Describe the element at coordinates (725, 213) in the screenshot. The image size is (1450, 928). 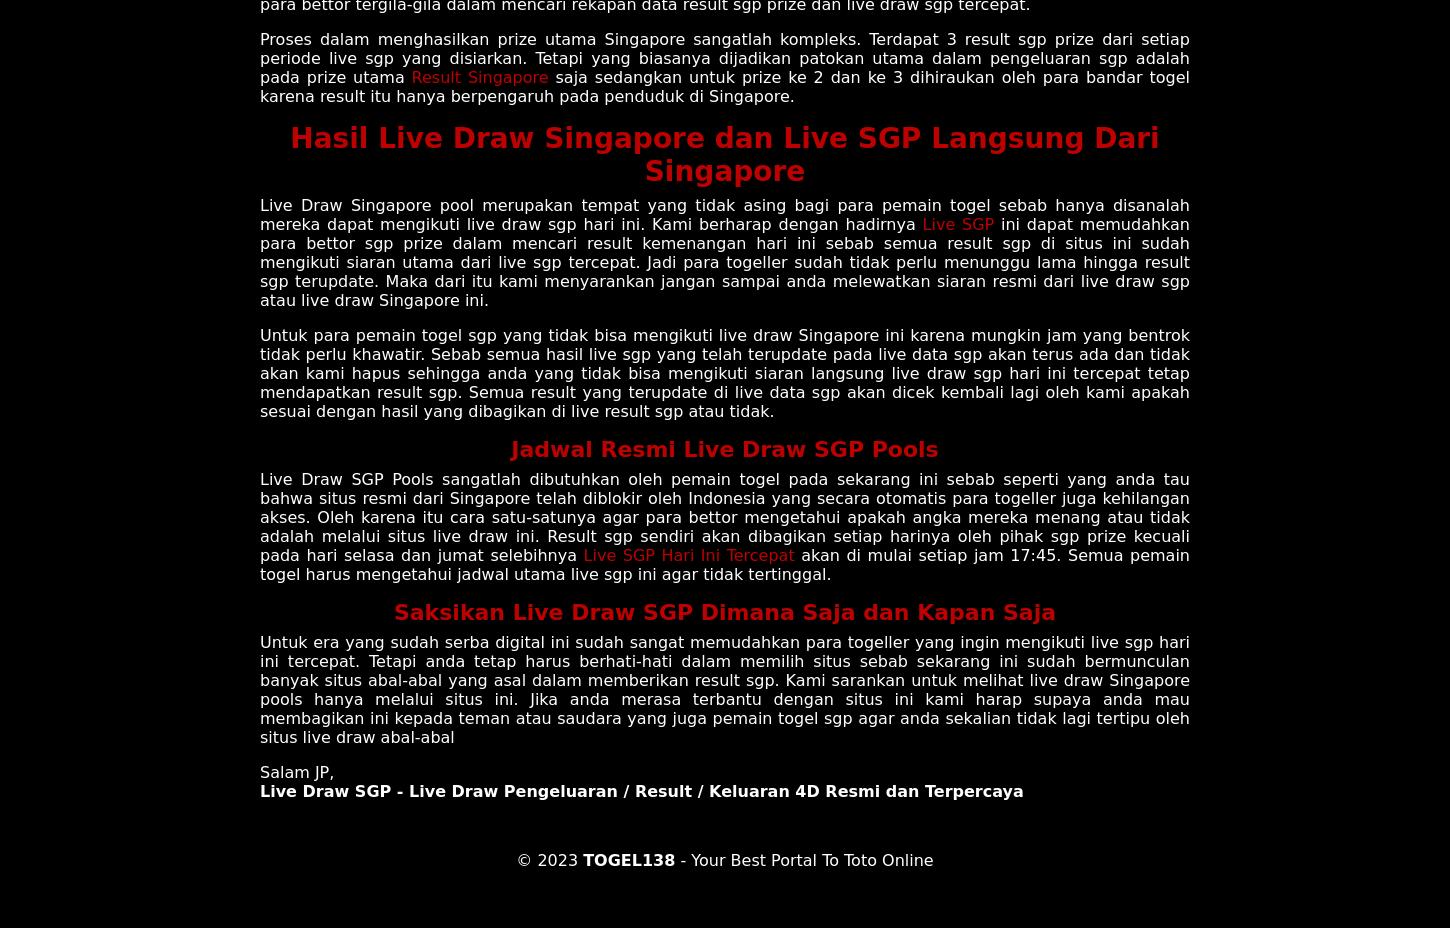
I see `'Live Draw Singapore pool merupakan tempat yang tidak asing bagi para pemain togel sebab hanya disanalah mereka dapat mengikuti live draw sgp hari ini. Kami berharap dengan hadirnya'` at that location.